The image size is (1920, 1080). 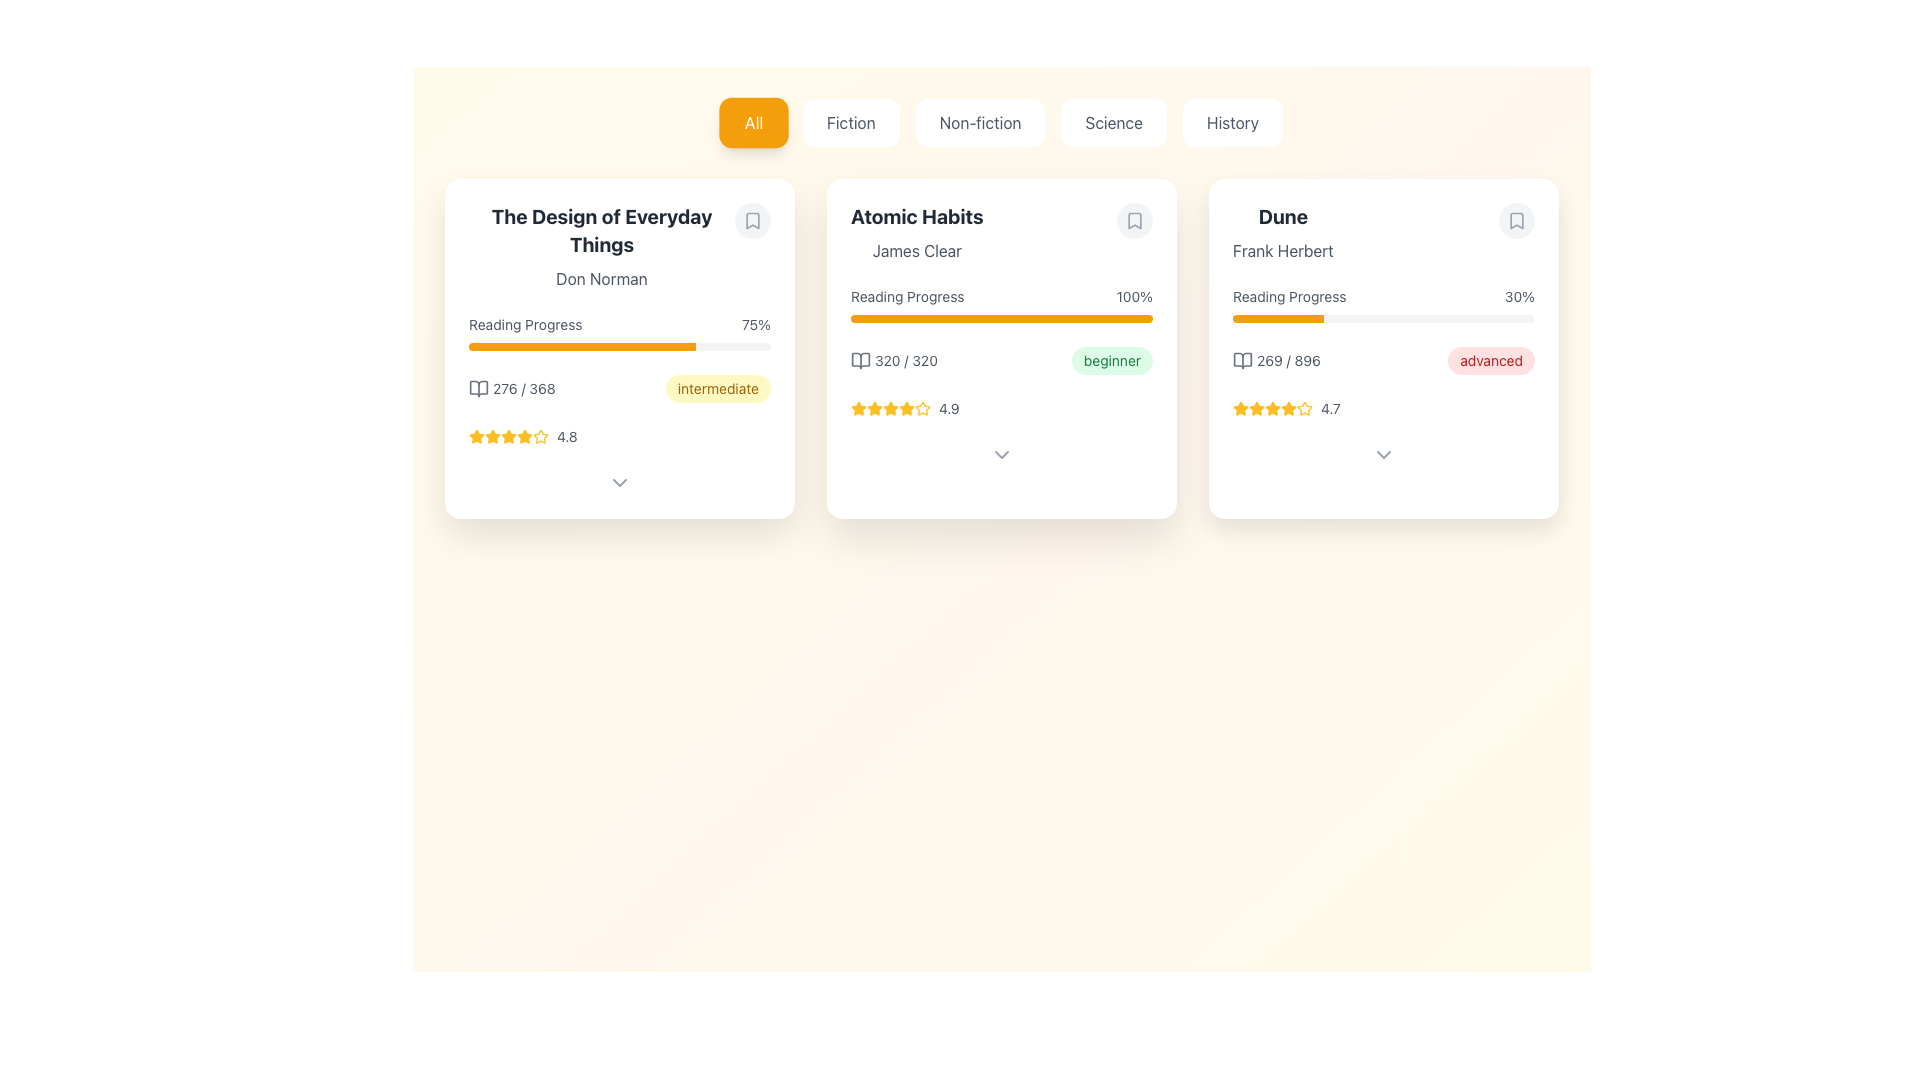 I want to click on the third star in the star rating system for the card titled 'The Design of Everyday Things', which is filled with yellow color and indicates a rating of 4.8, so click(x=508, y=435).